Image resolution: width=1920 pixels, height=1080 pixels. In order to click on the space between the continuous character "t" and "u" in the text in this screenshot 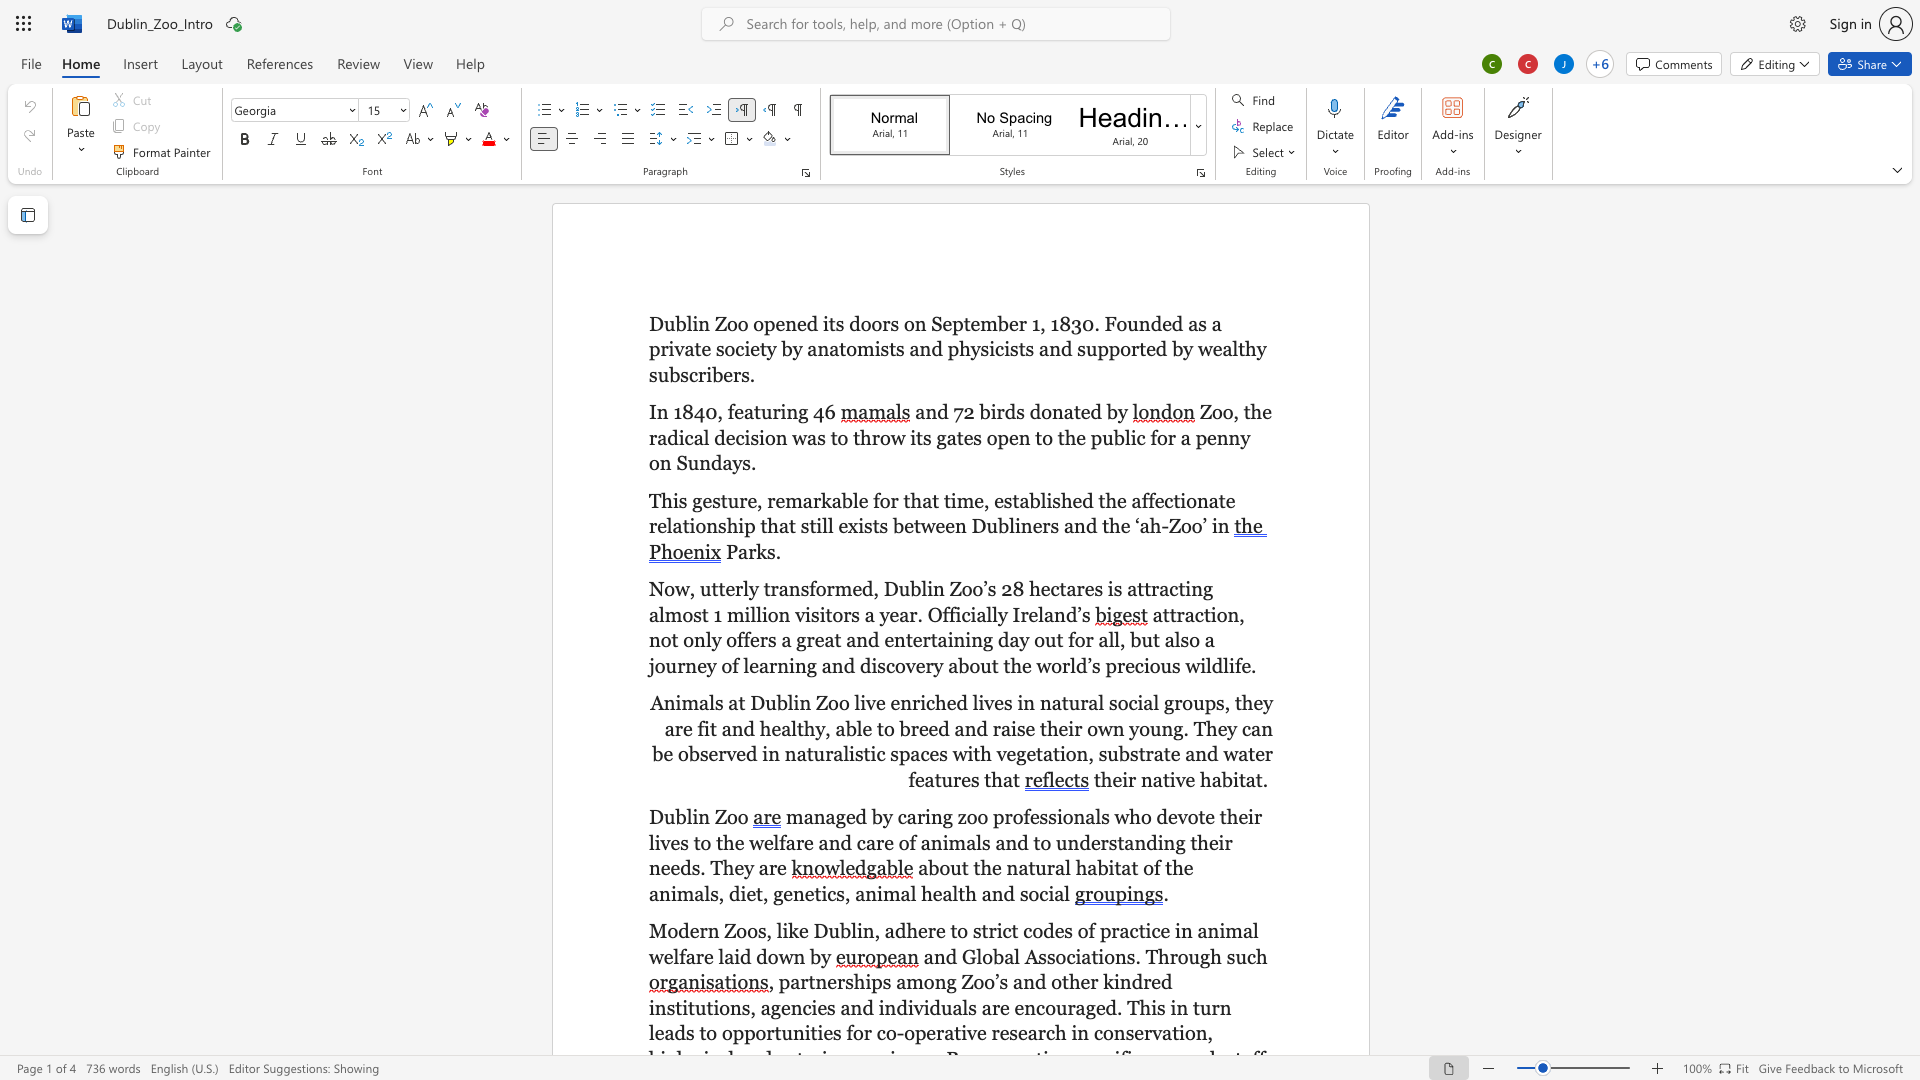, I will do `click(727, 499)`.